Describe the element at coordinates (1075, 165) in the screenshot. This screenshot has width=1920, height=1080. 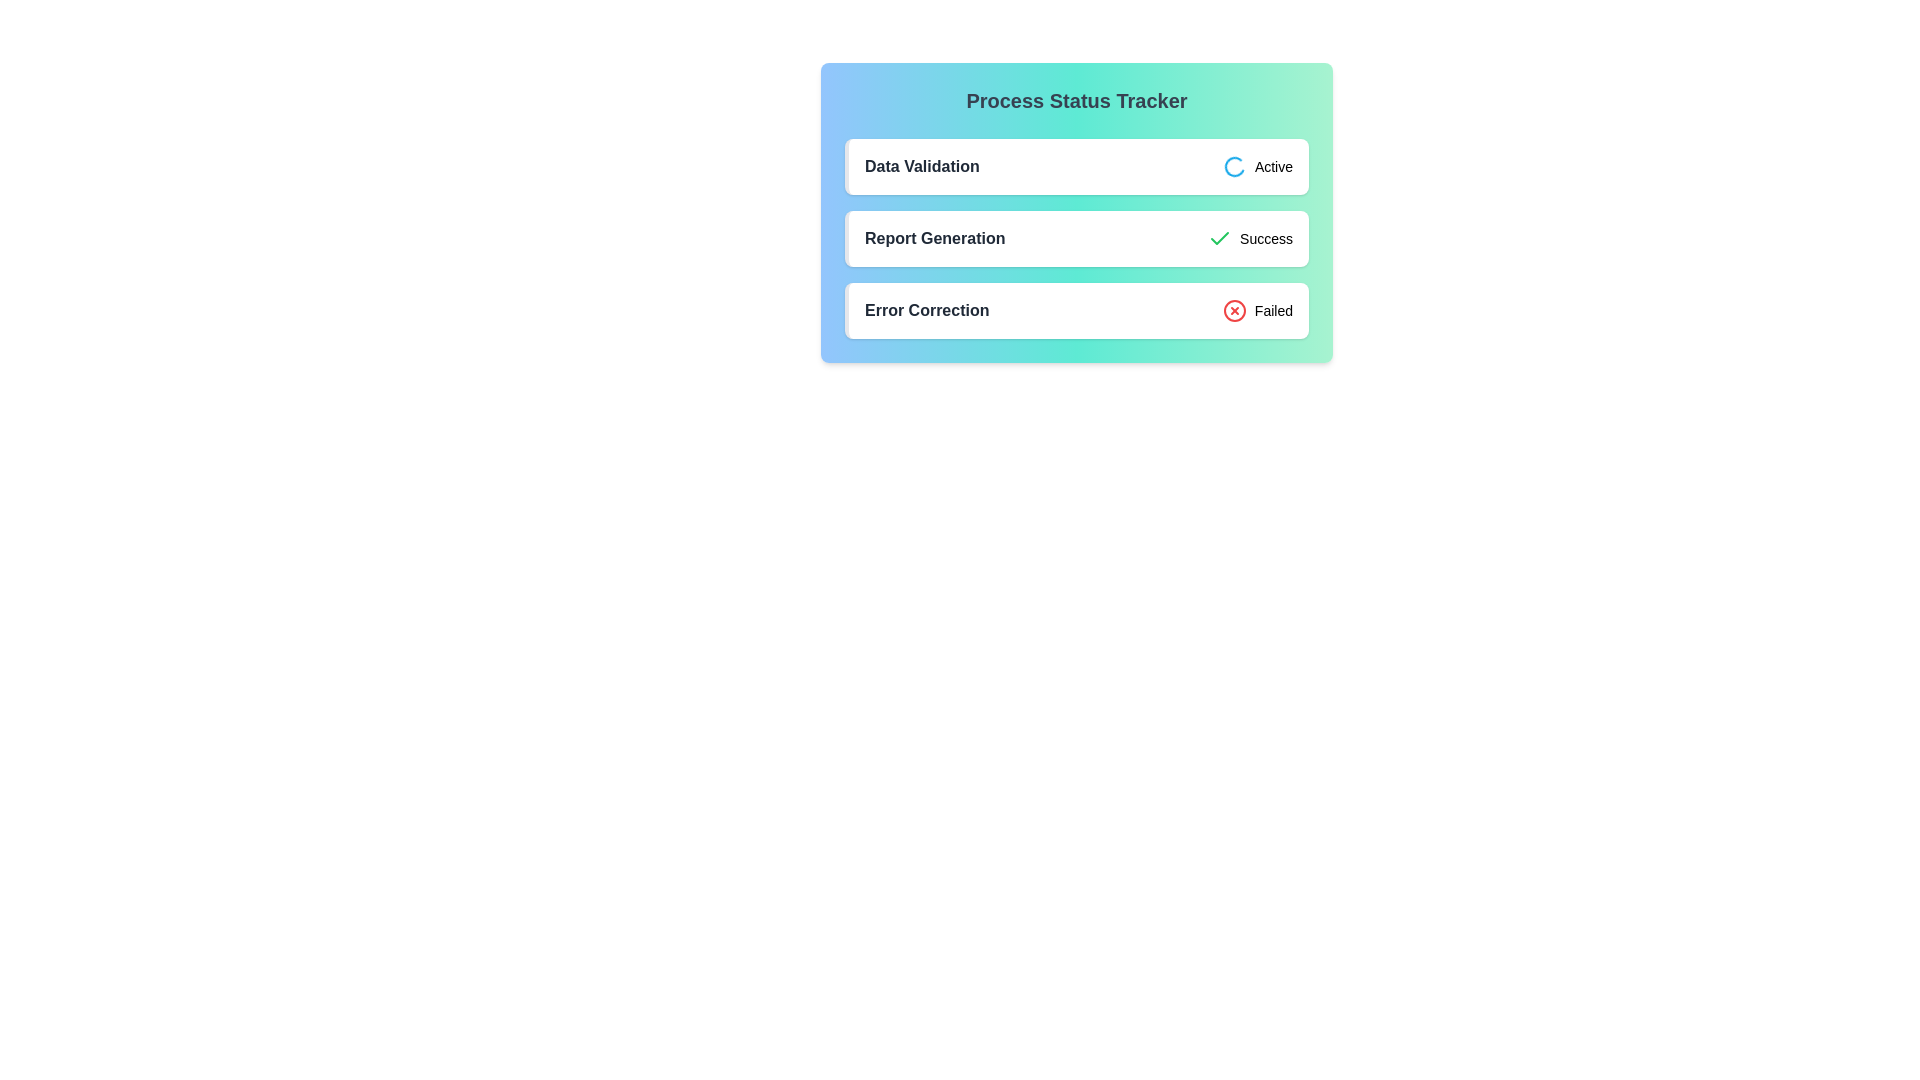
I see `the rotating icon on the 'Data Validation' status card, which is the first card in the 'Process Status Tracker' section indicating that the task is currently 'Active'` at that location.